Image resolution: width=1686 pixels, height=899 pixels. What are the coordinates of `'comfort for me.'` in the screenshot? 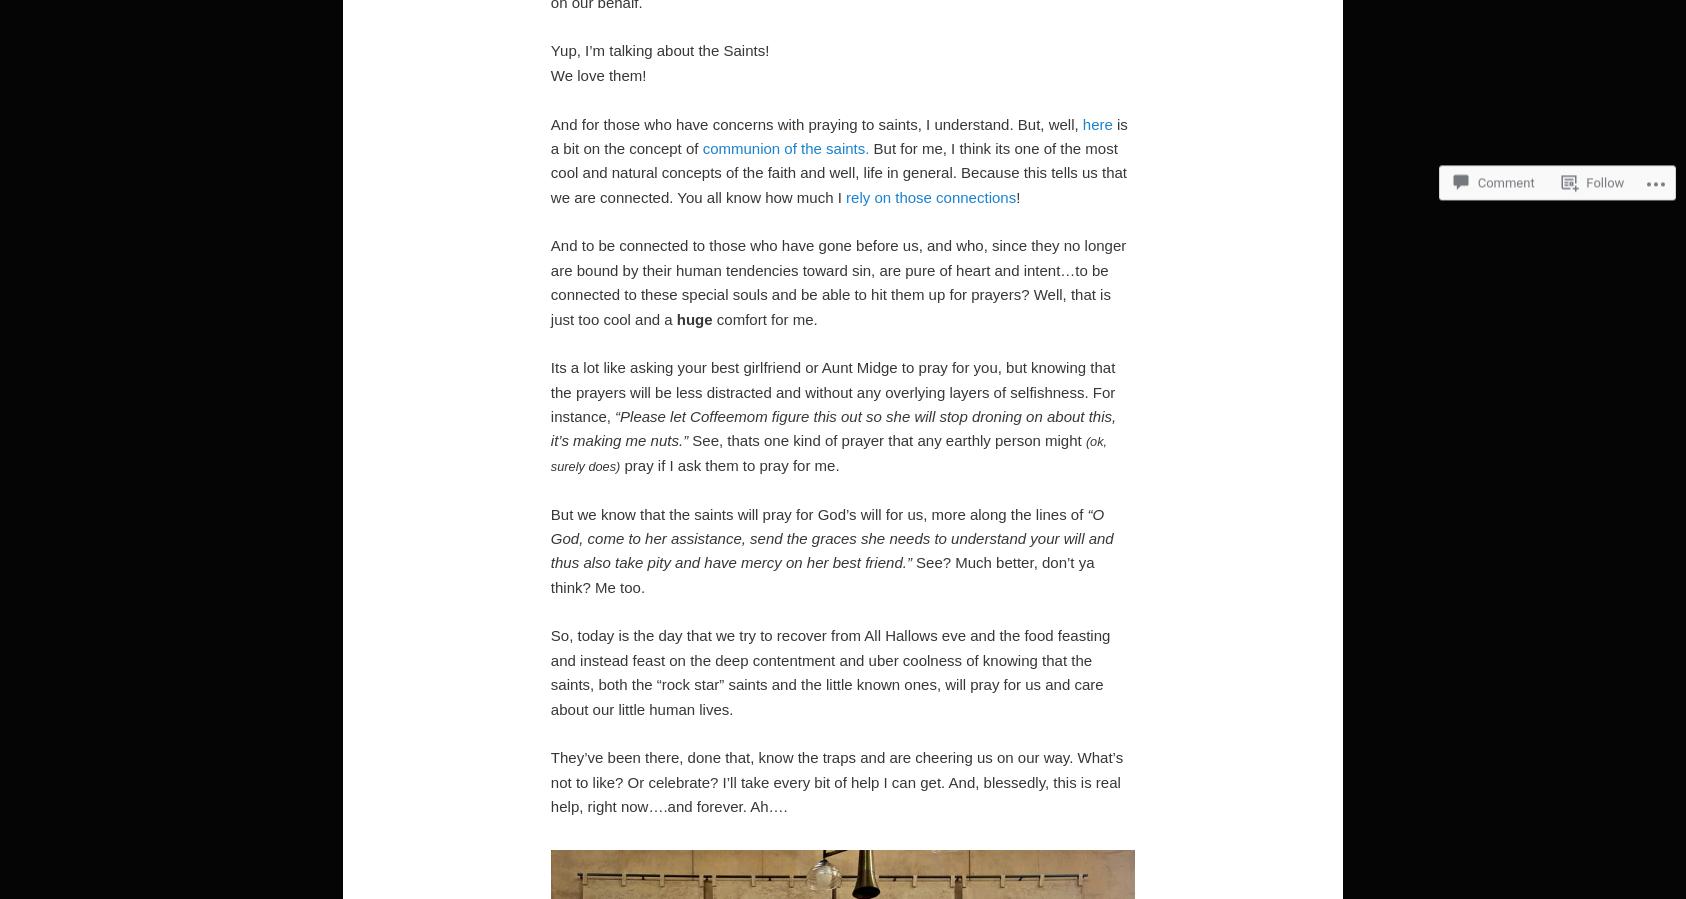 It's located at (764, 317).